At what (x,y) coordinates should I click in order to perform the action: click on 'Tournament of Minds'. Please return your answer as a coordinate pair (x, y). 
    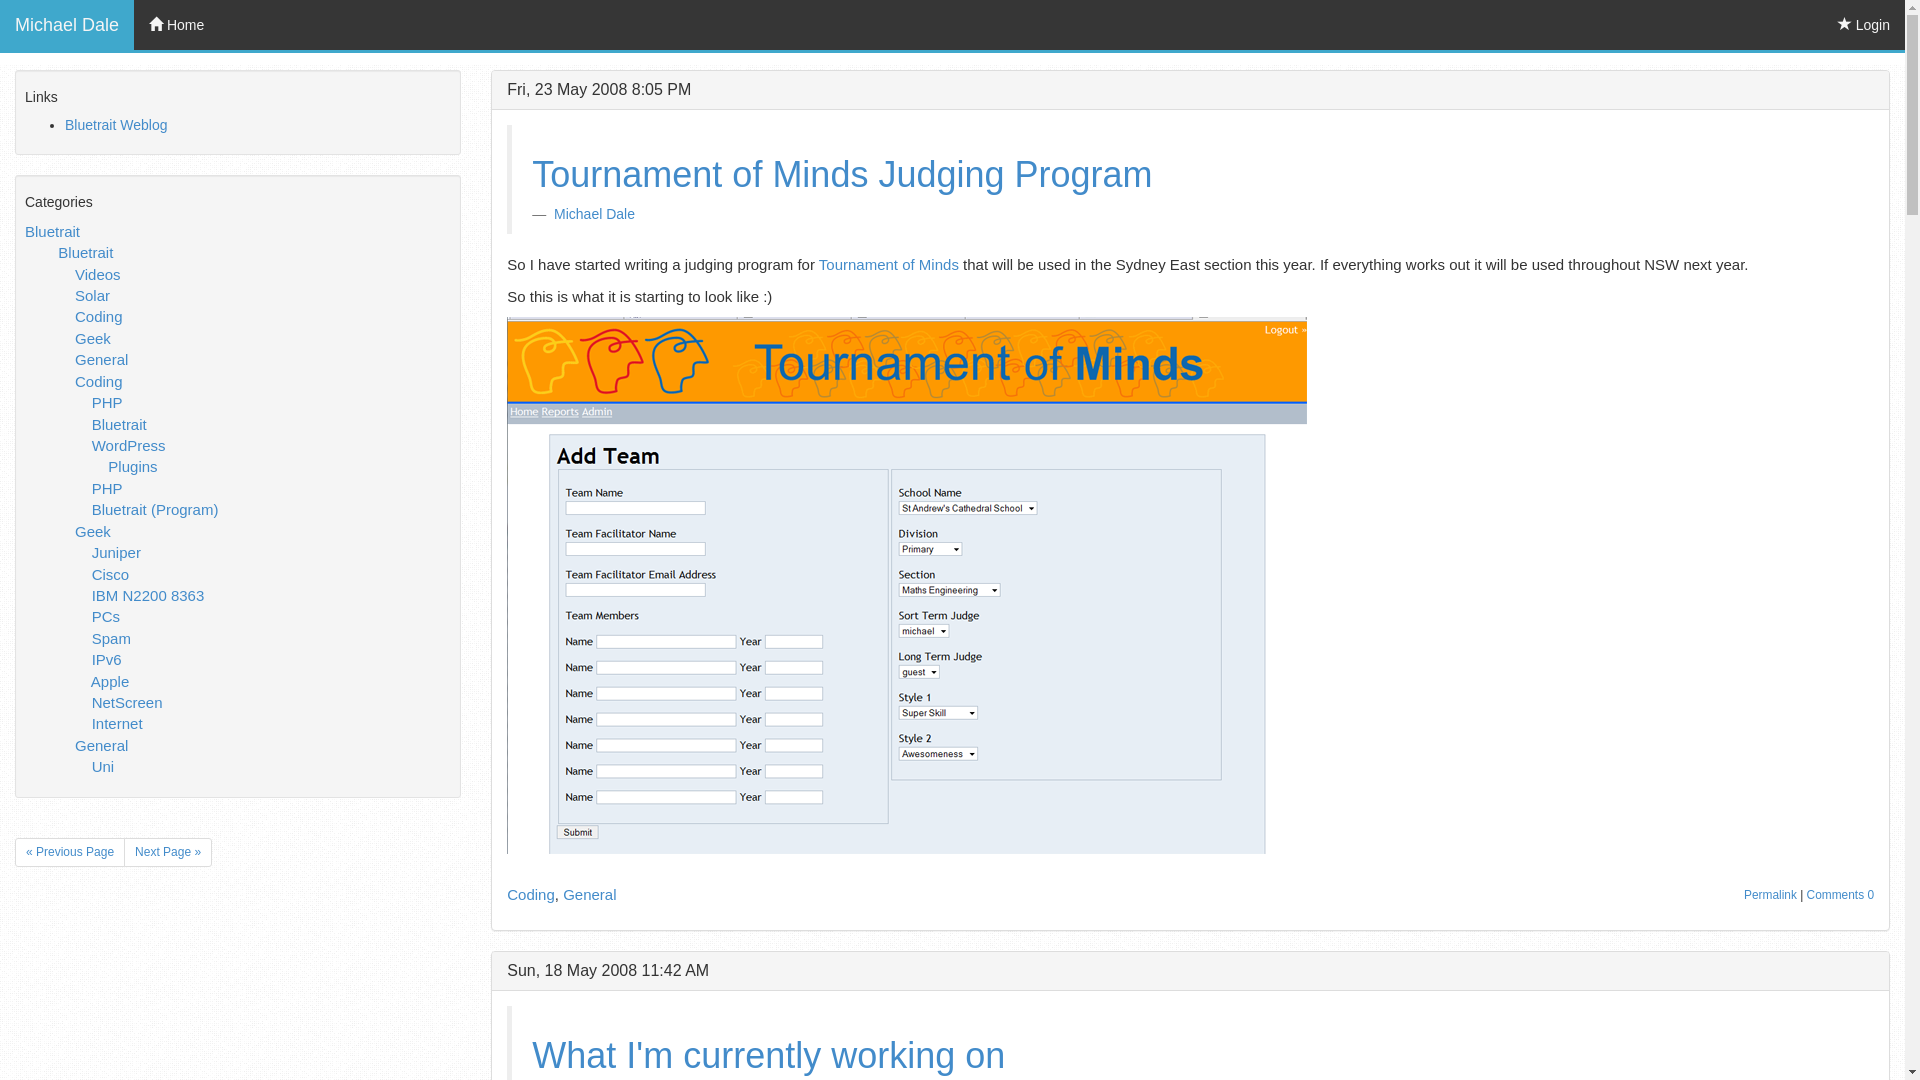
    Looking at the image, I should click on (819, 263).